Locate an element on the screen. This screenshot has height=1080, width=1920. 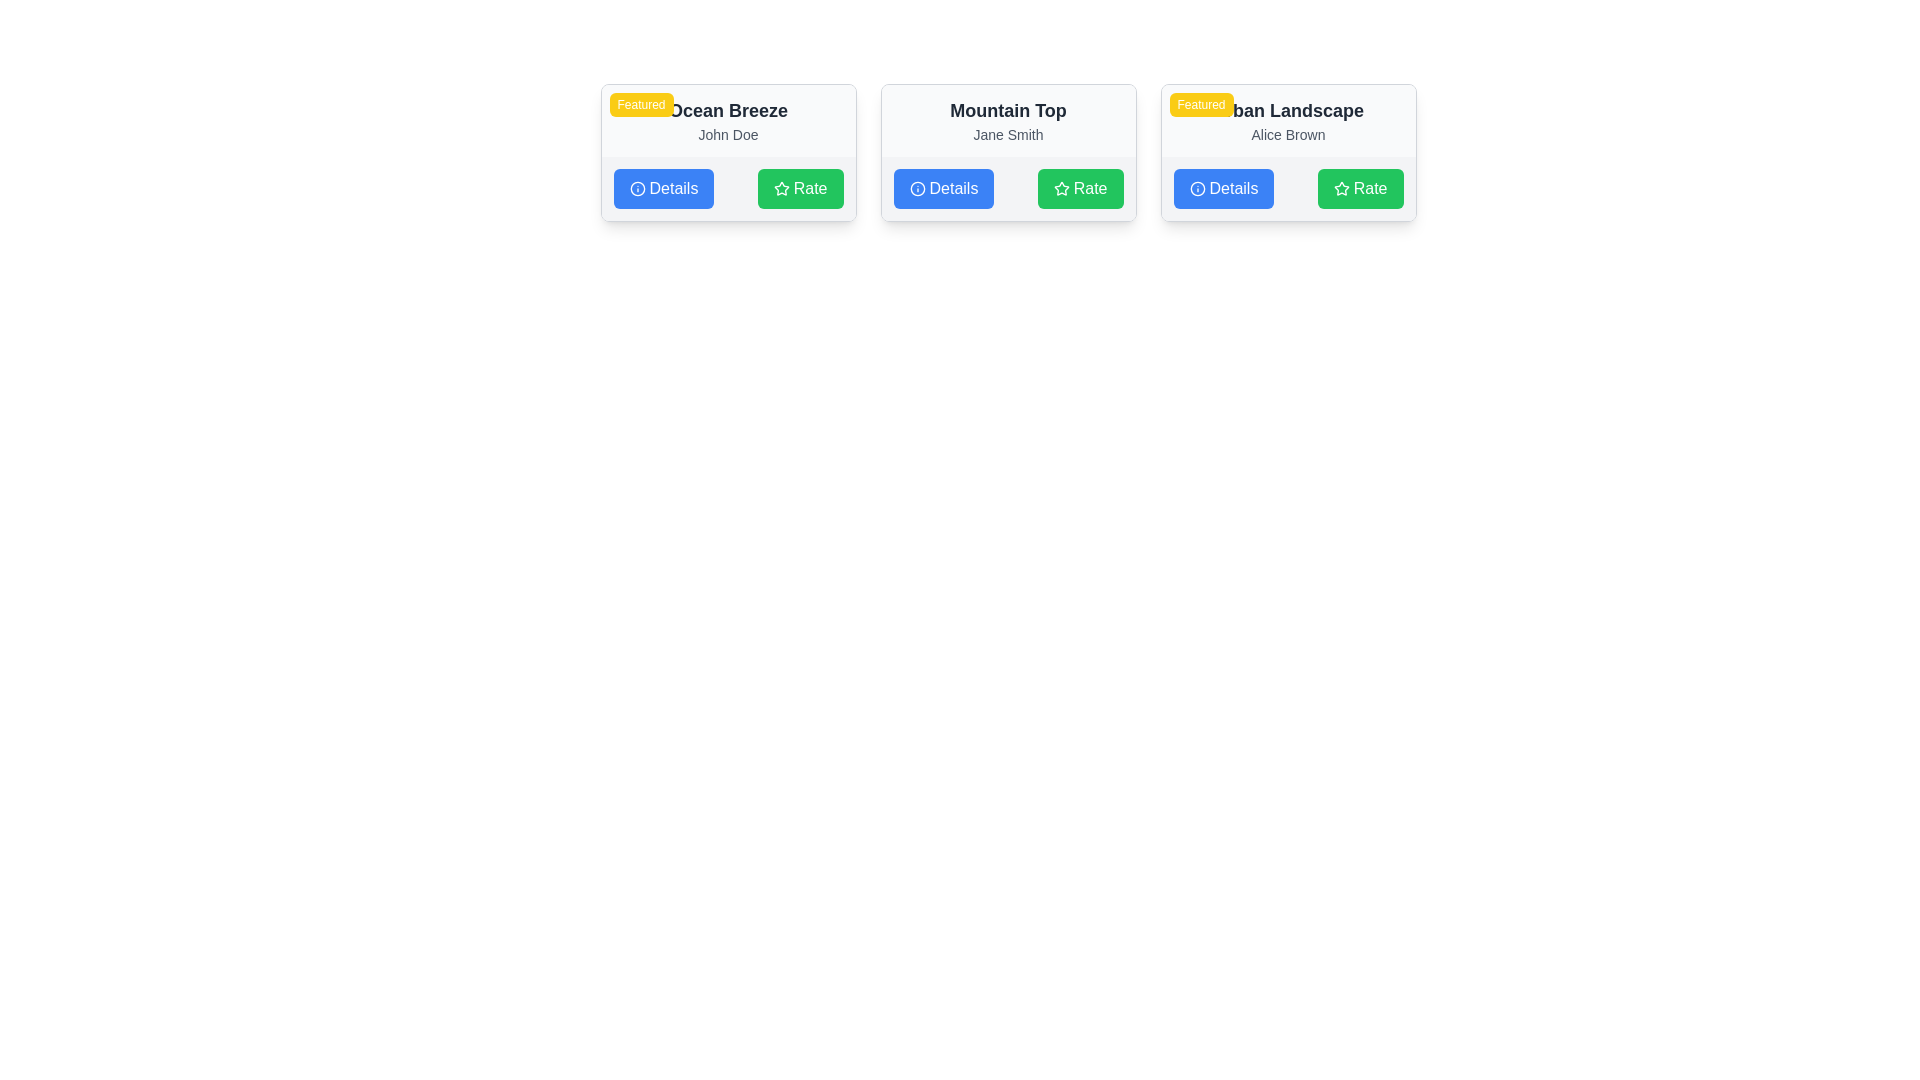
the star icon with a green background located in the 'Rate' button of the 'Ocean Breeze' card is located at coordinates (780, 189).